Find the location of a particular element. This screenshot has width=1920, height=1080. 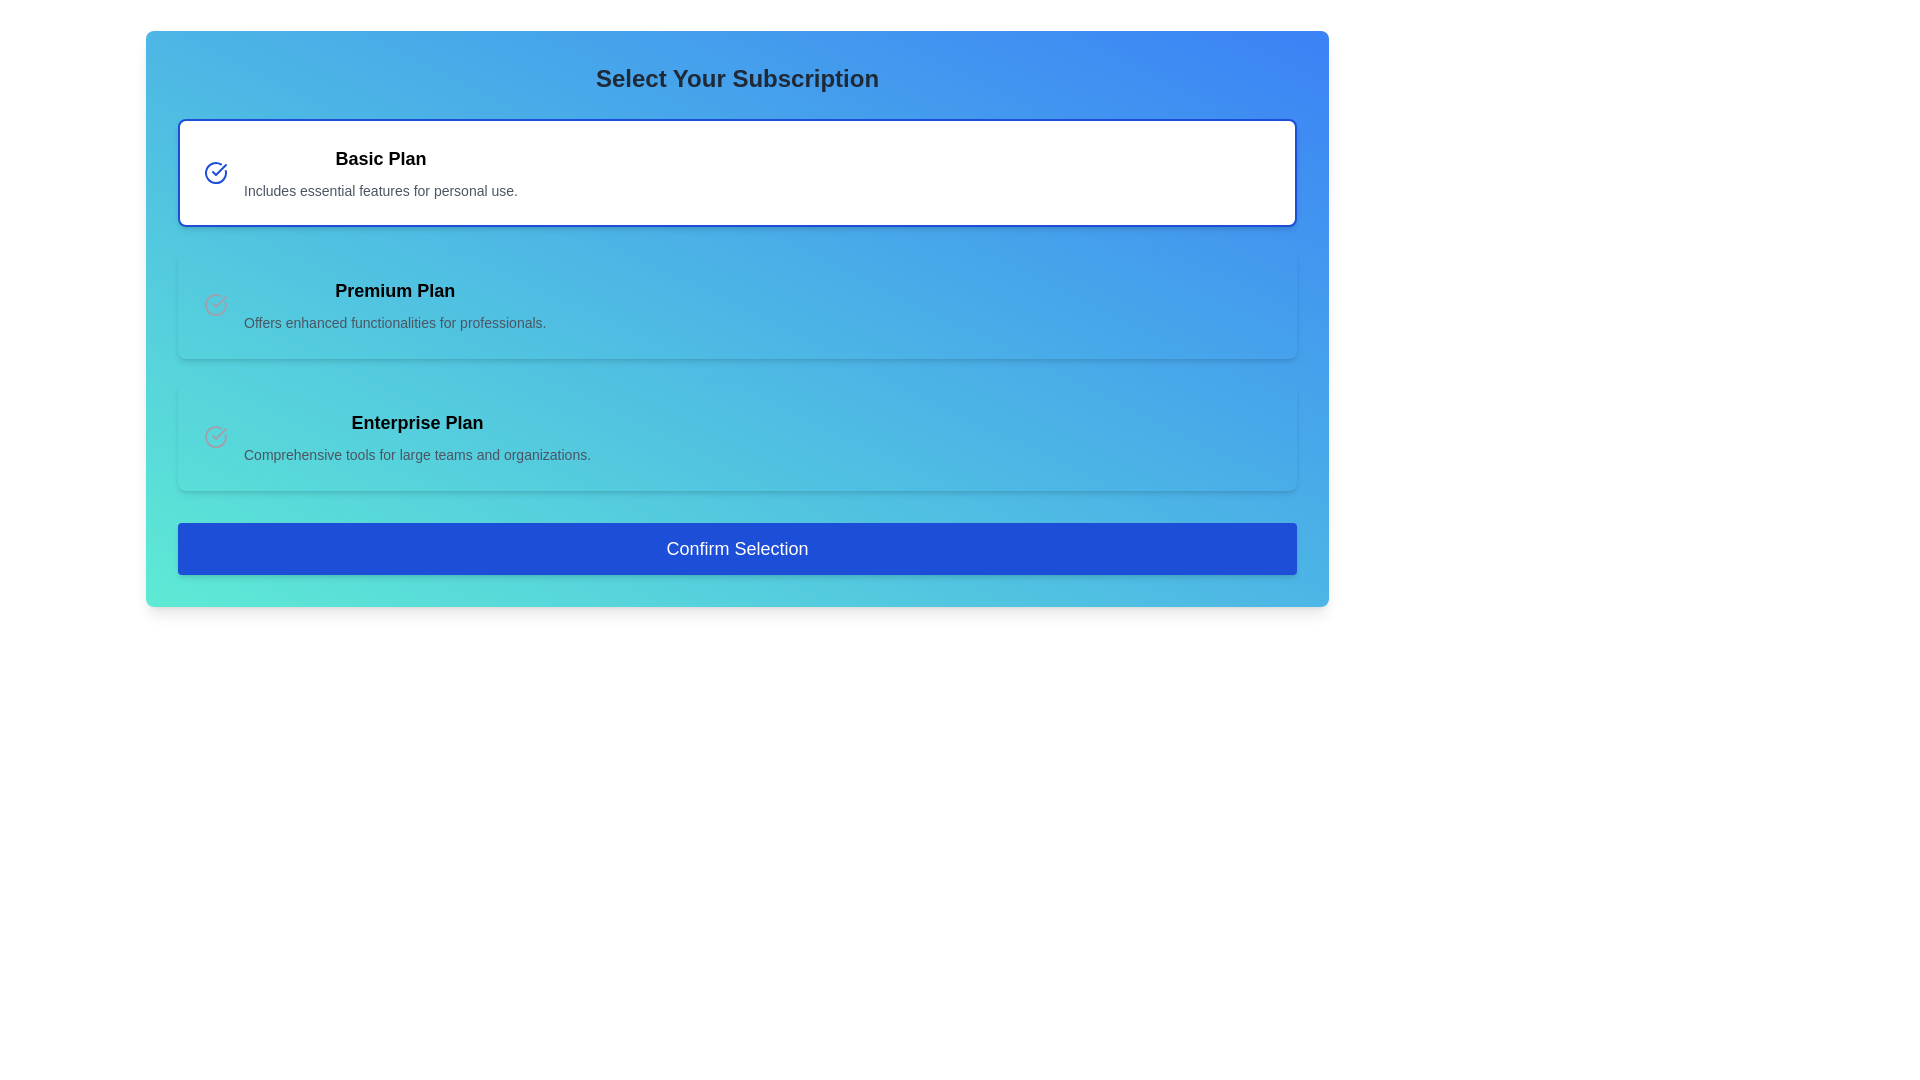

the text label that reads 'Includes essential features for personal use.' which is styled with a gray font color and positioned directly beneath the heading 'Basic Plan' is located at coordinates (380, 191).